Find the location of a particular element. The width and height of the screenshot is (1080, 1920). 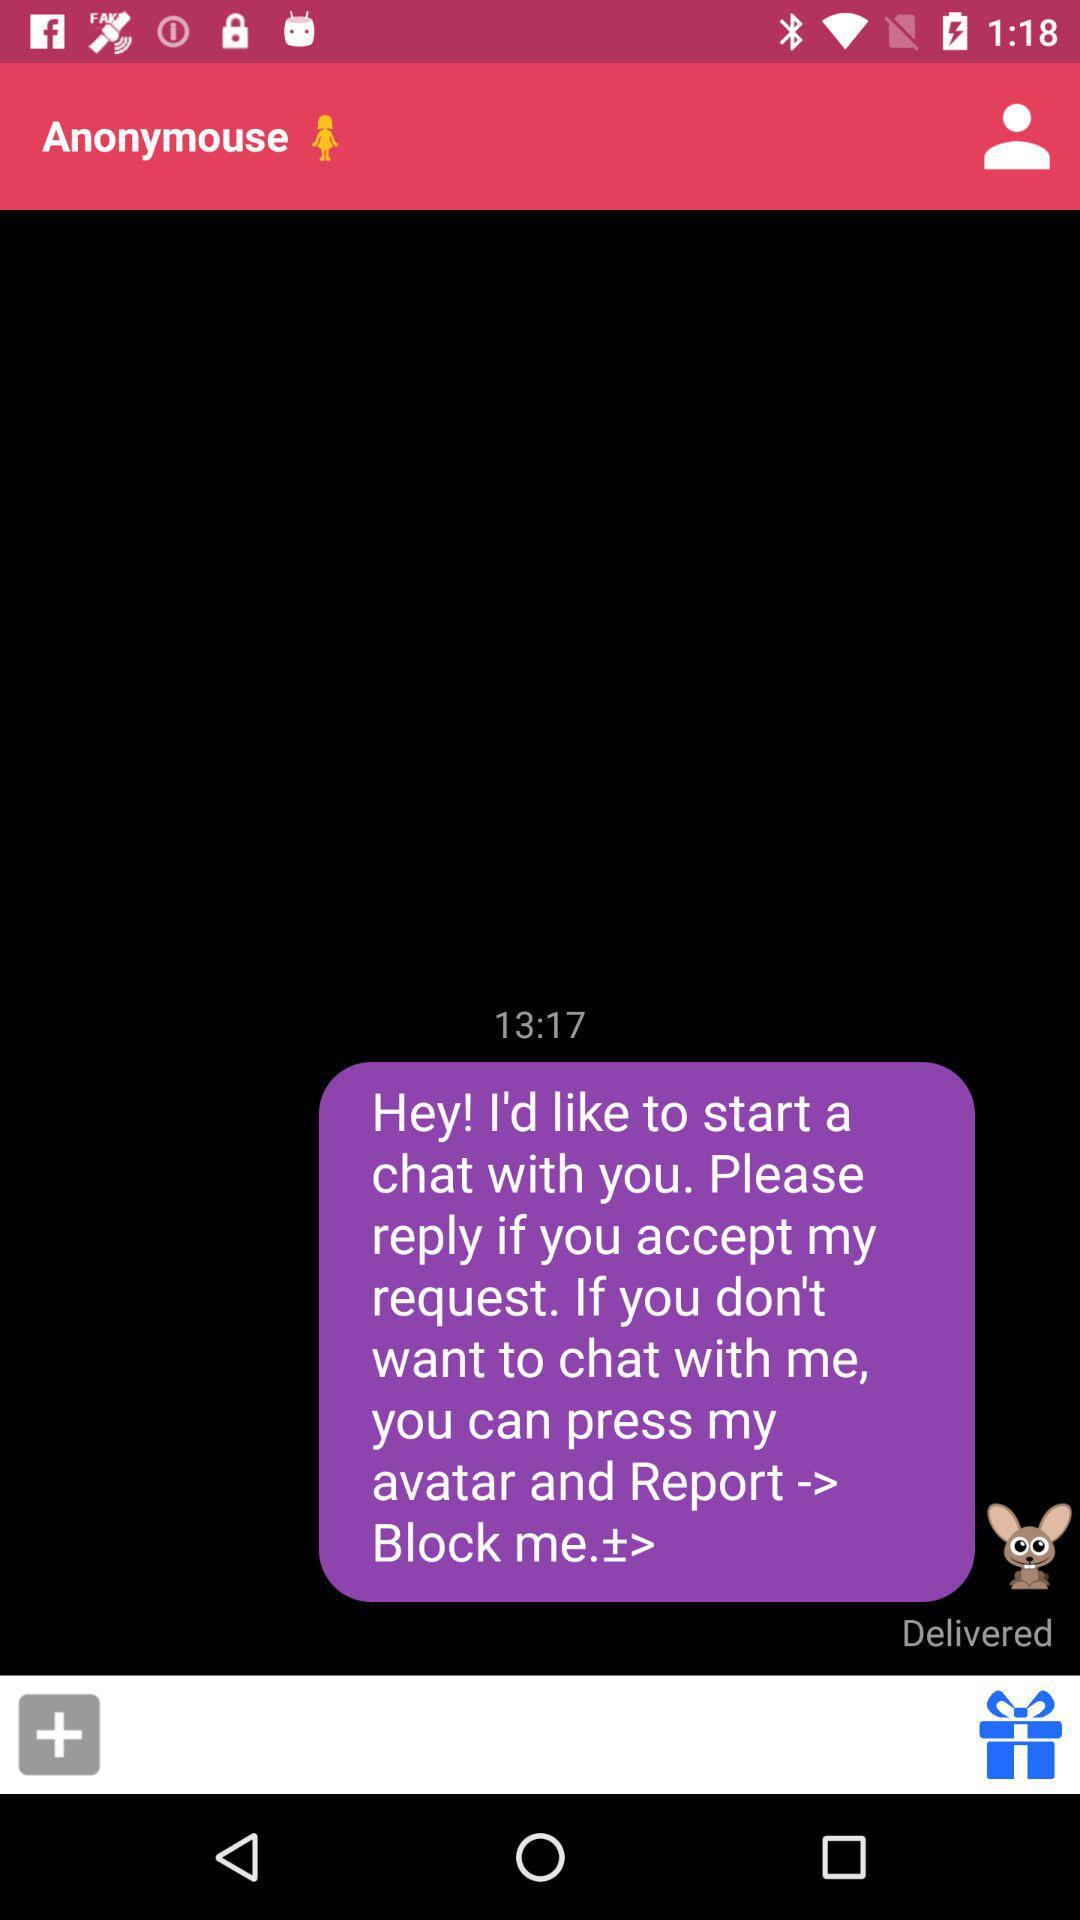

the item above delivered item is located at coordinates (1029, 1545).